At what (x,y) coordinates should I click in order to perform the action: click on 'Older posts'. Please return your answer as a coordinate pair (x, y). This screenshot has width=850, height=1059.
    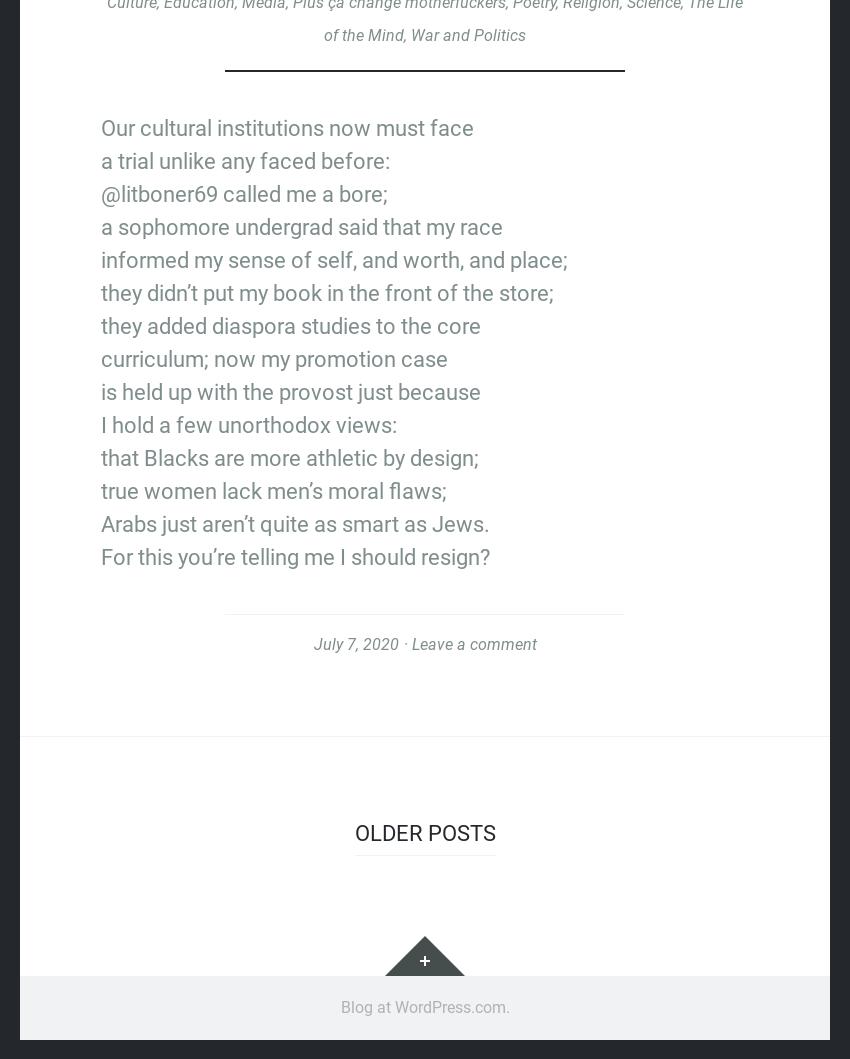
    Looking at the image, I should click on (353, 831).